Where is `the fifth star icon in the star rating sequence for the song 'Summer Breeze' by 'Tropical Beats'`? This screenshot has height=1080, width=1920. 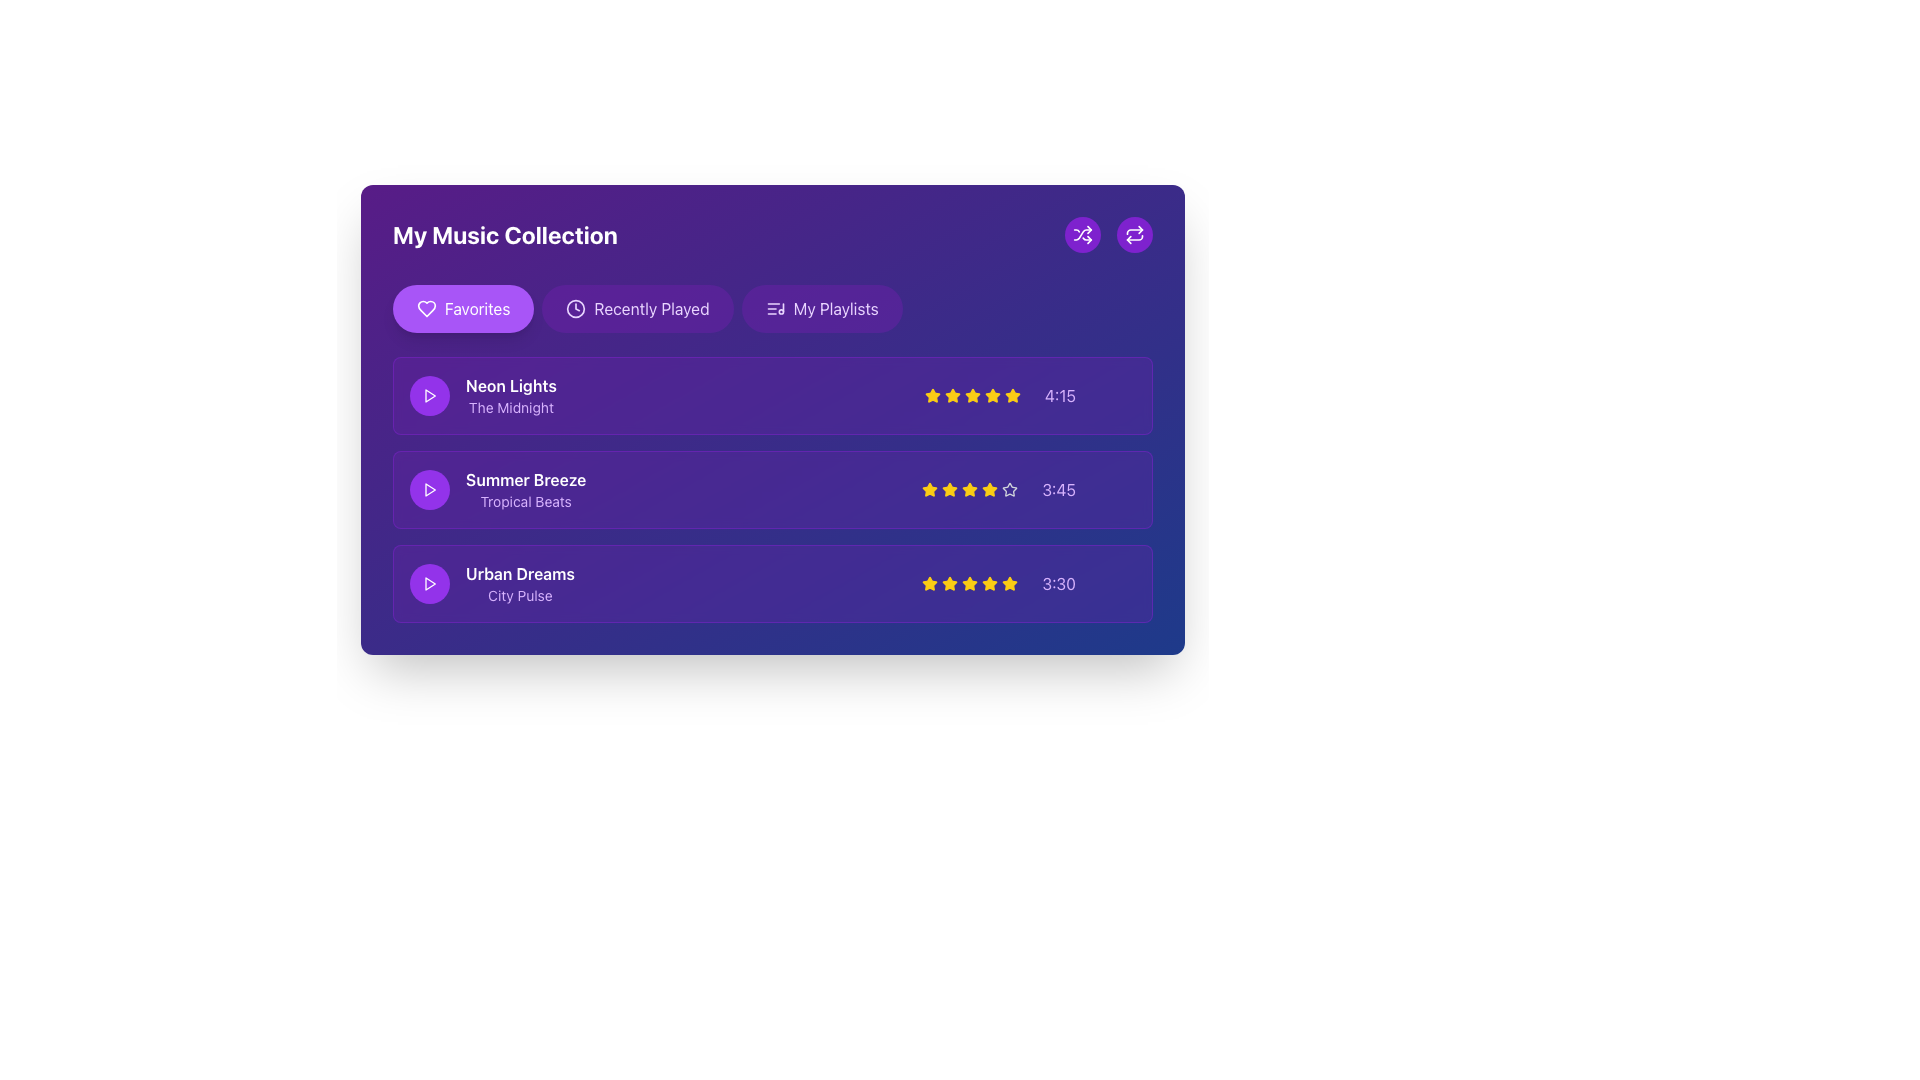 the fifth star icon in the star rating sequence for the song 'Summer Breeze' by 'Tropical Beats' is located at coordinates (1010, 489).